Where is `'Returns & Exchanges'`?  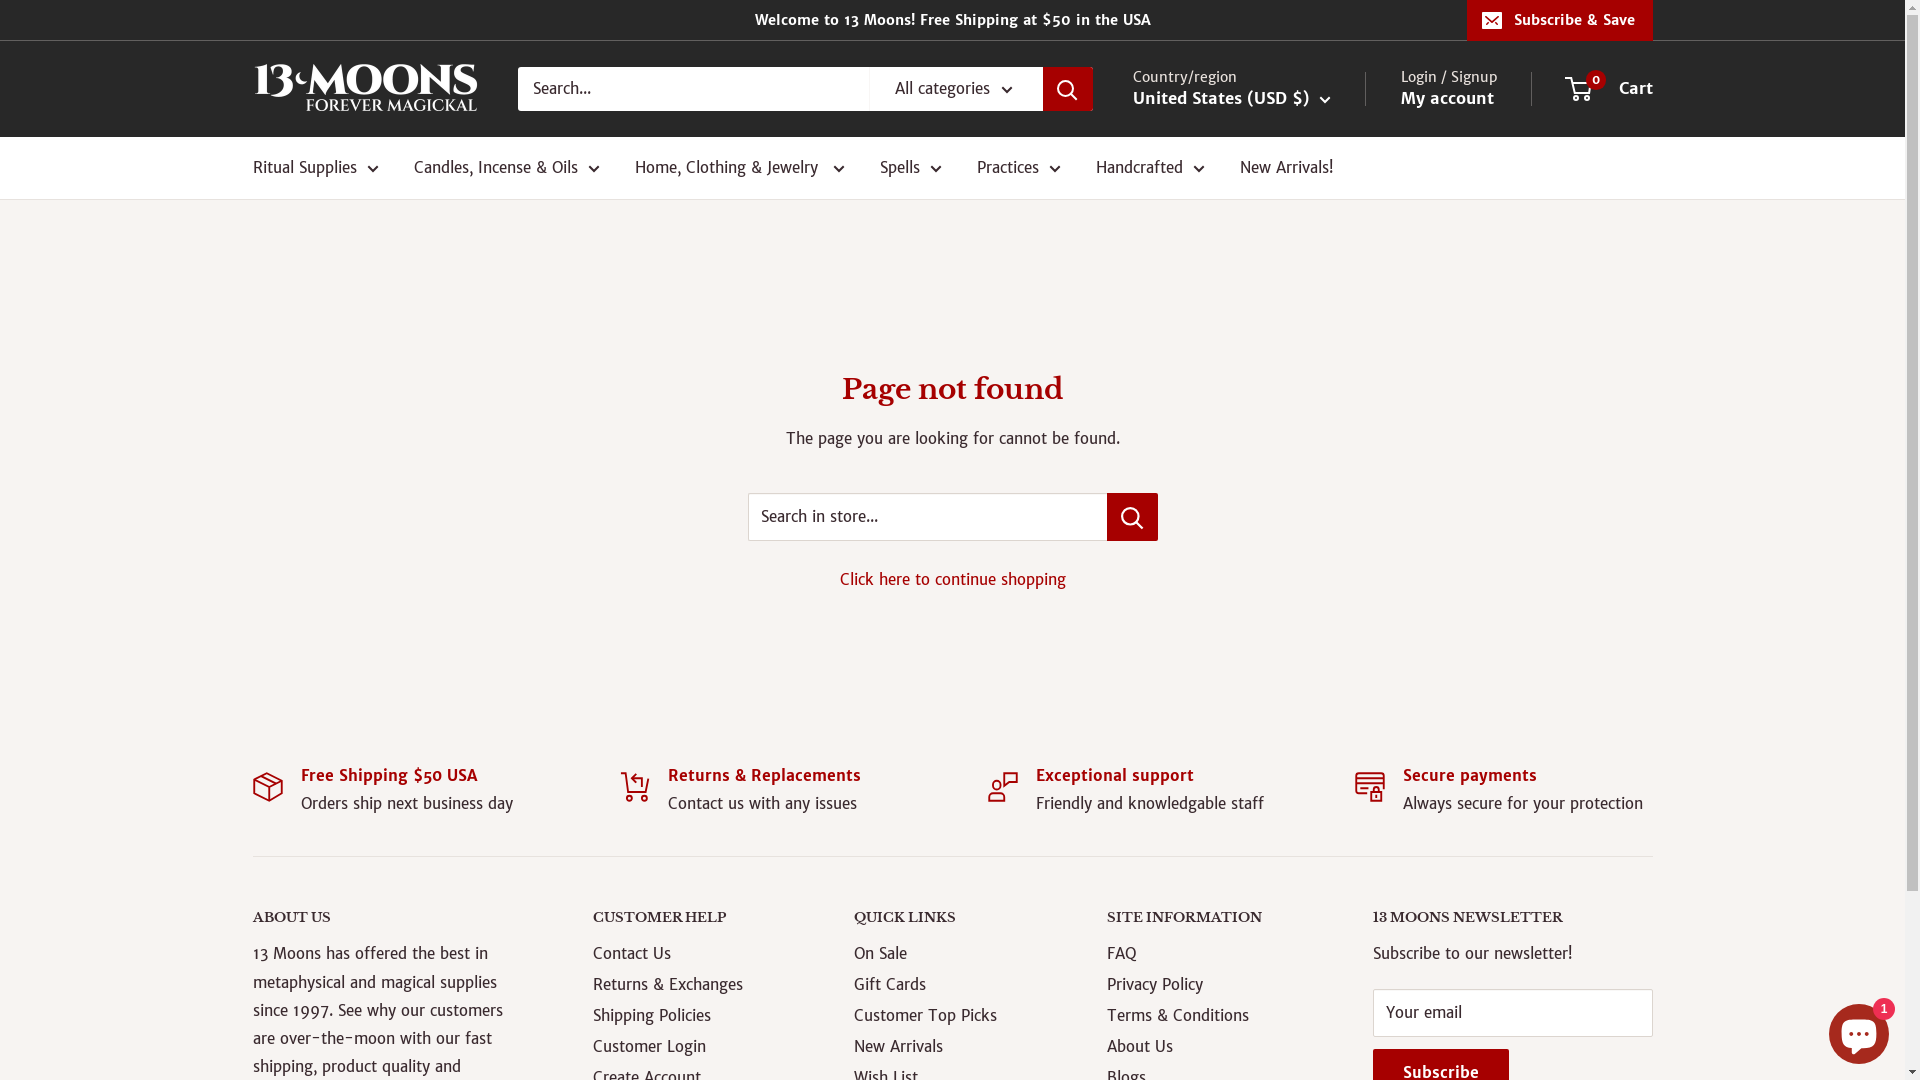
'Returns & Exchanges' is located at coordinates (688, 983).